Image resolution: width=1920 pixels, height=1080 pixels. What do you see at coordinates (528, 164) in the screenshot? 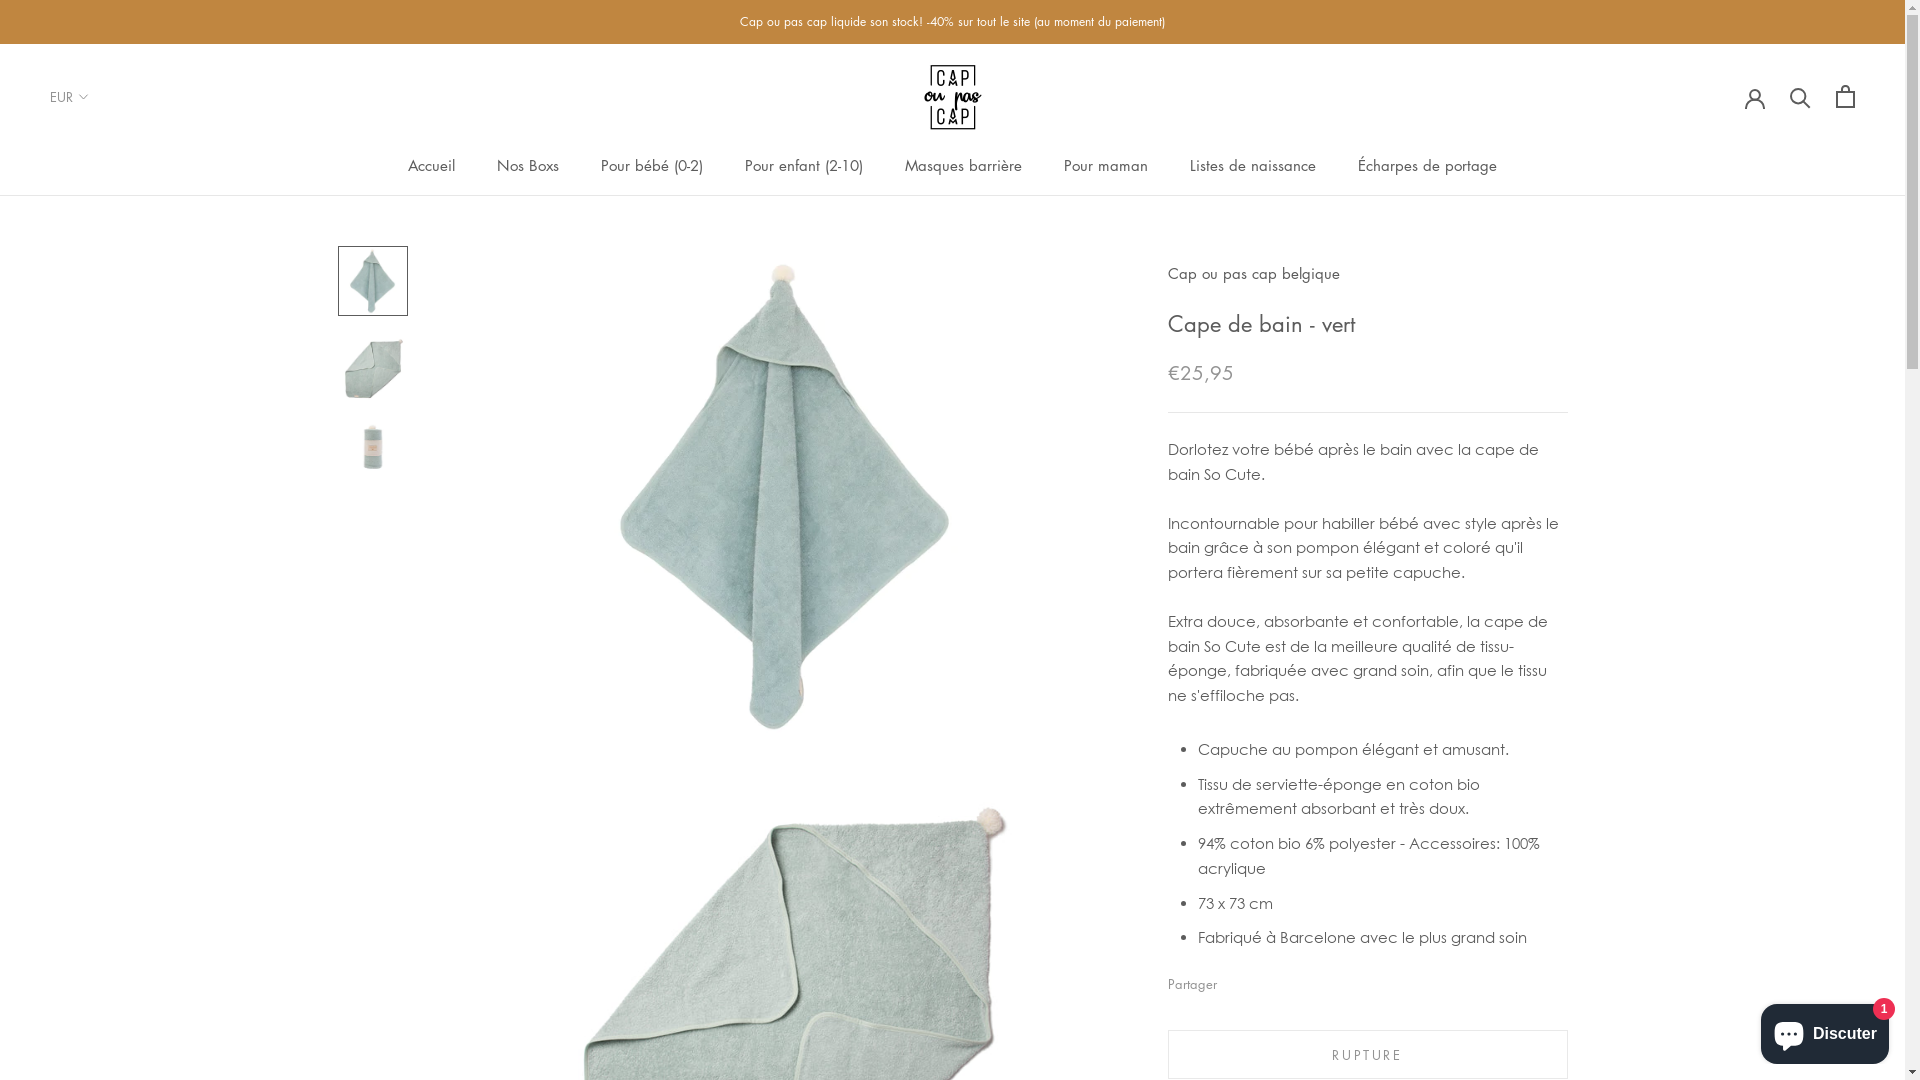
I see `'Nos Boxs'` at bounding box center [528, 164].